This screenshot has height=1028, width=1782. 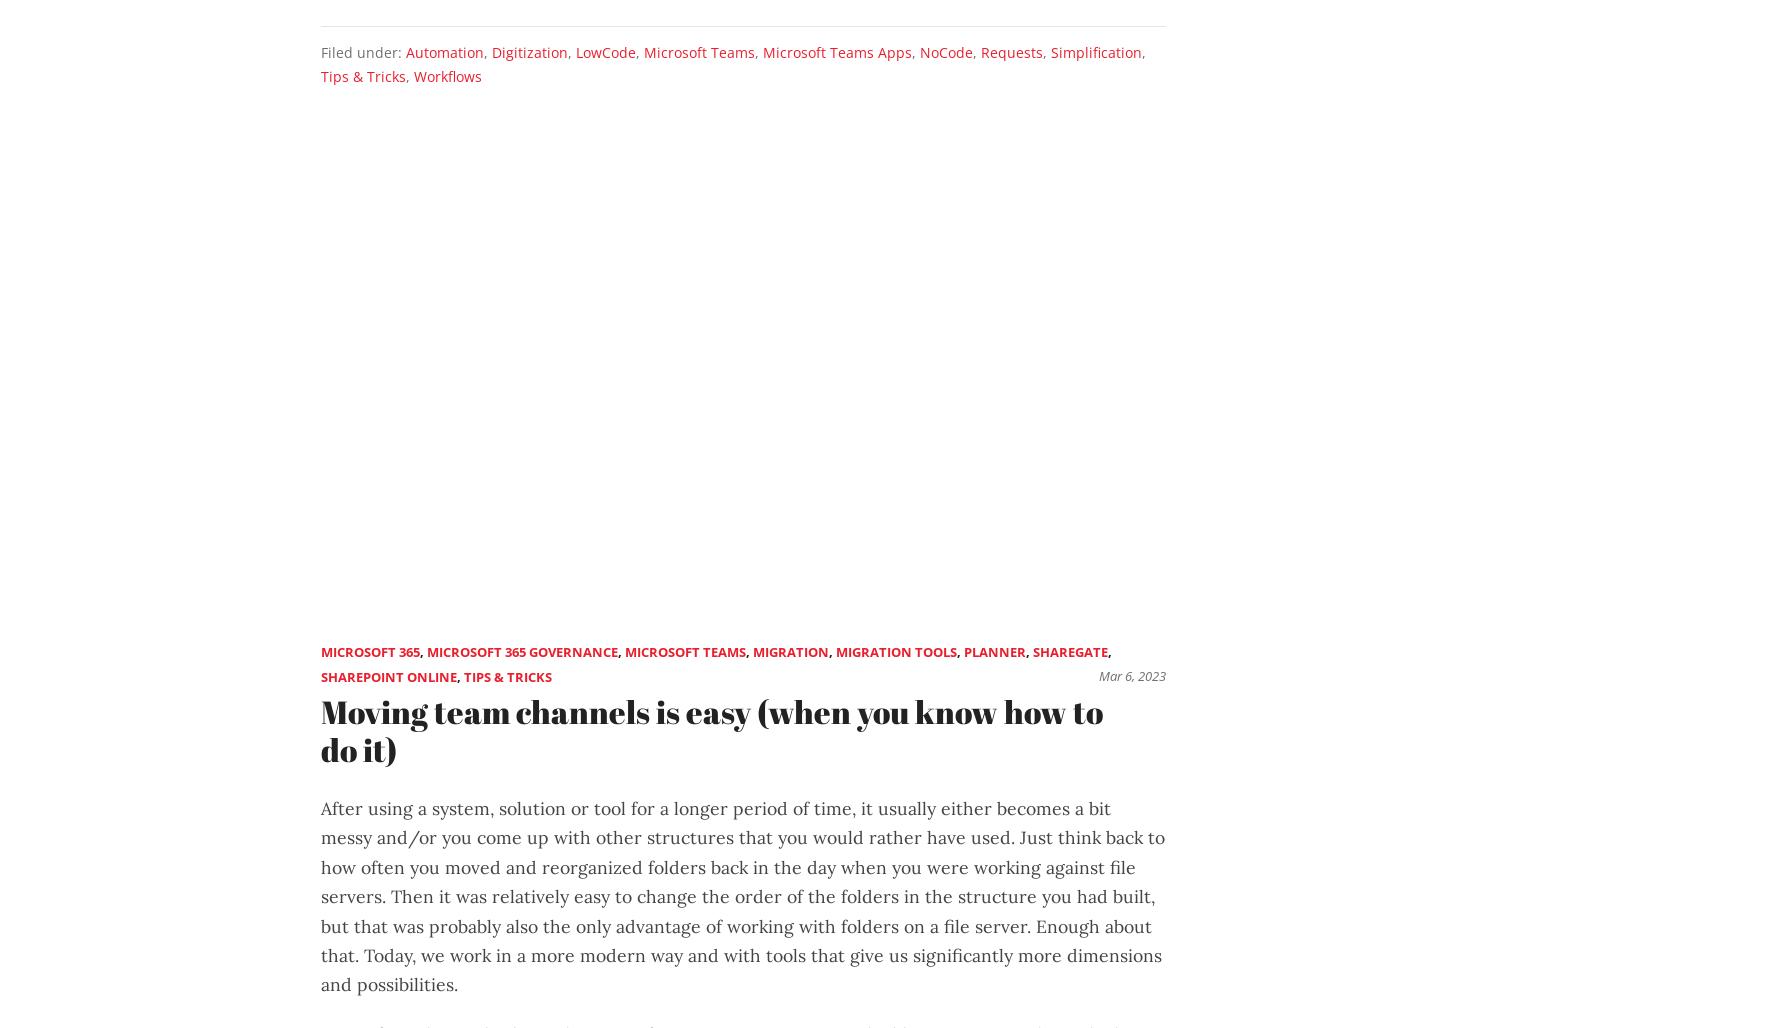 What do you see at coordinates (389, 676) in the screenshot?
I see `'SharePoint Online'` at bounding box center [389, 676].